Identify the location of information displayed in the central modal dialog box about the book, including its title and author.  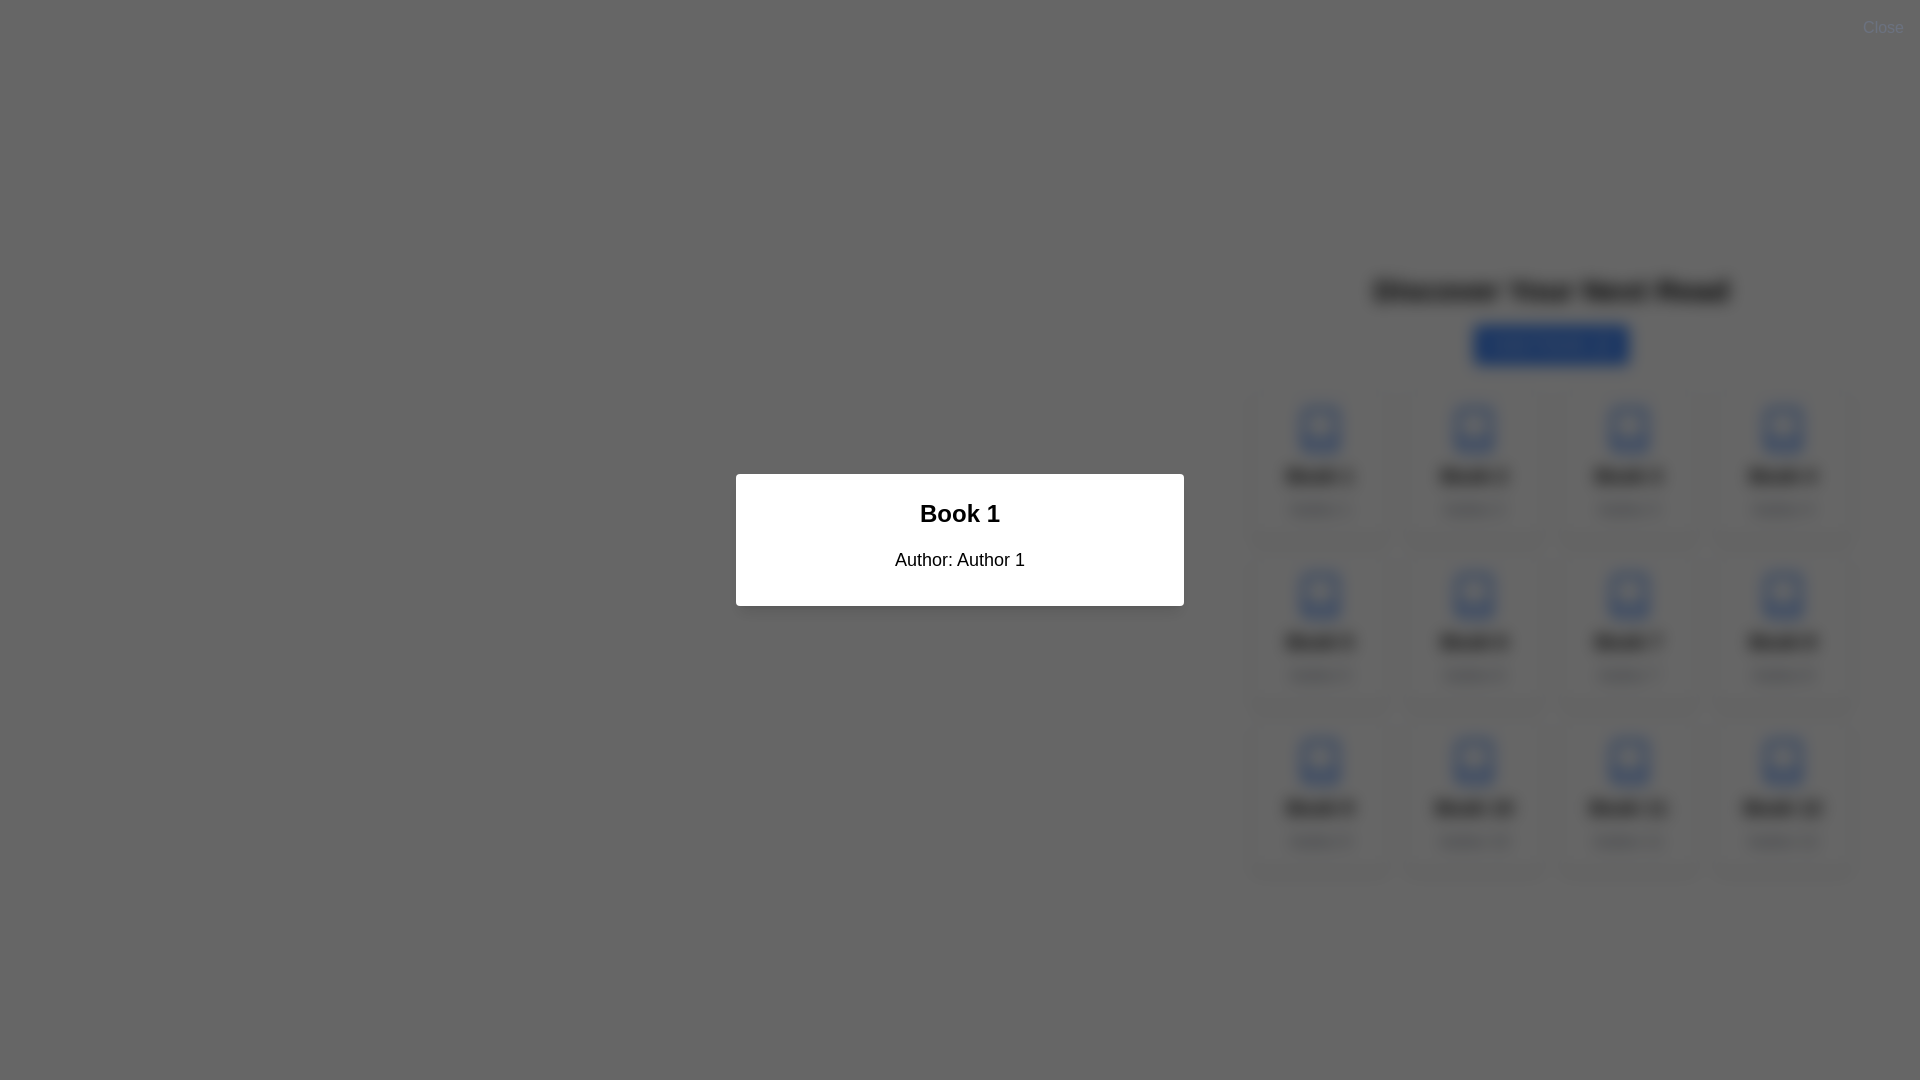
(960, 540).